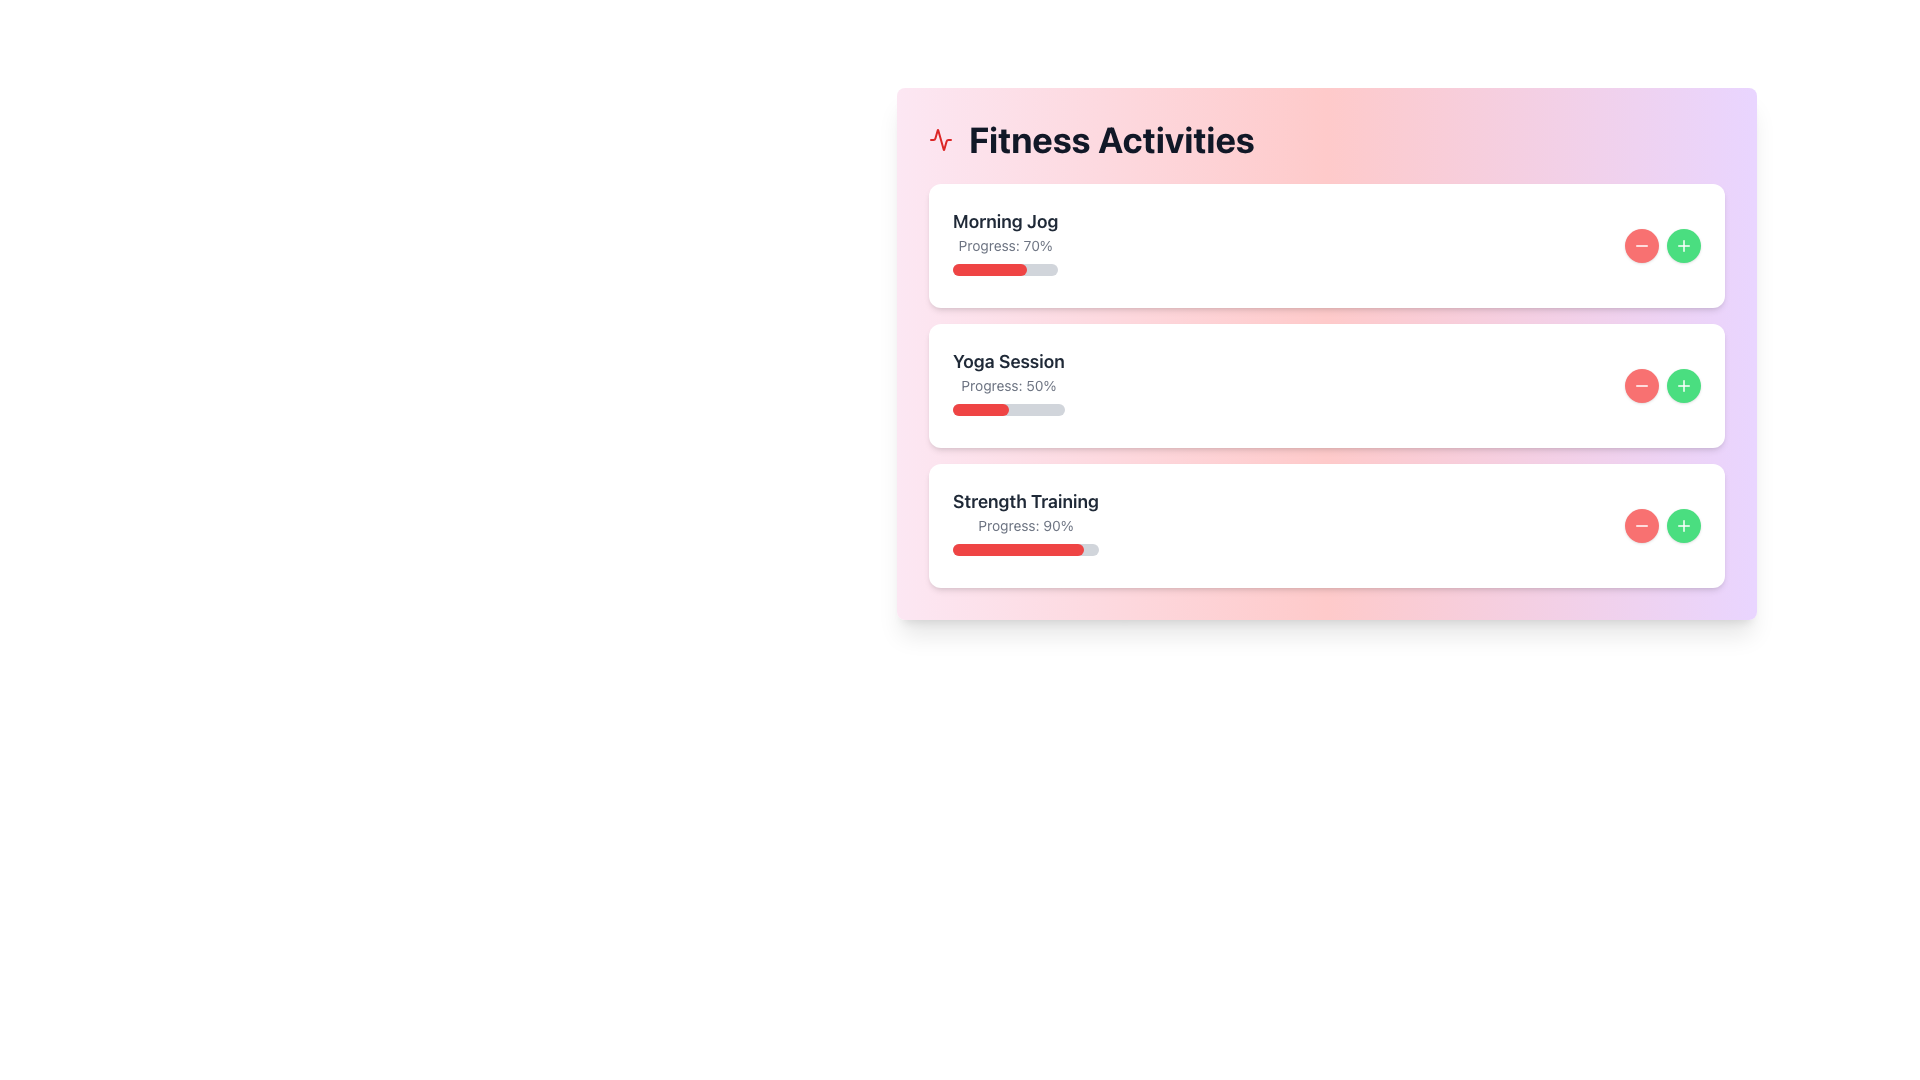  I want to click on the first circular button with a red background and white dash icon located on the right of the last activity in the visible list, so click(1641, 385).